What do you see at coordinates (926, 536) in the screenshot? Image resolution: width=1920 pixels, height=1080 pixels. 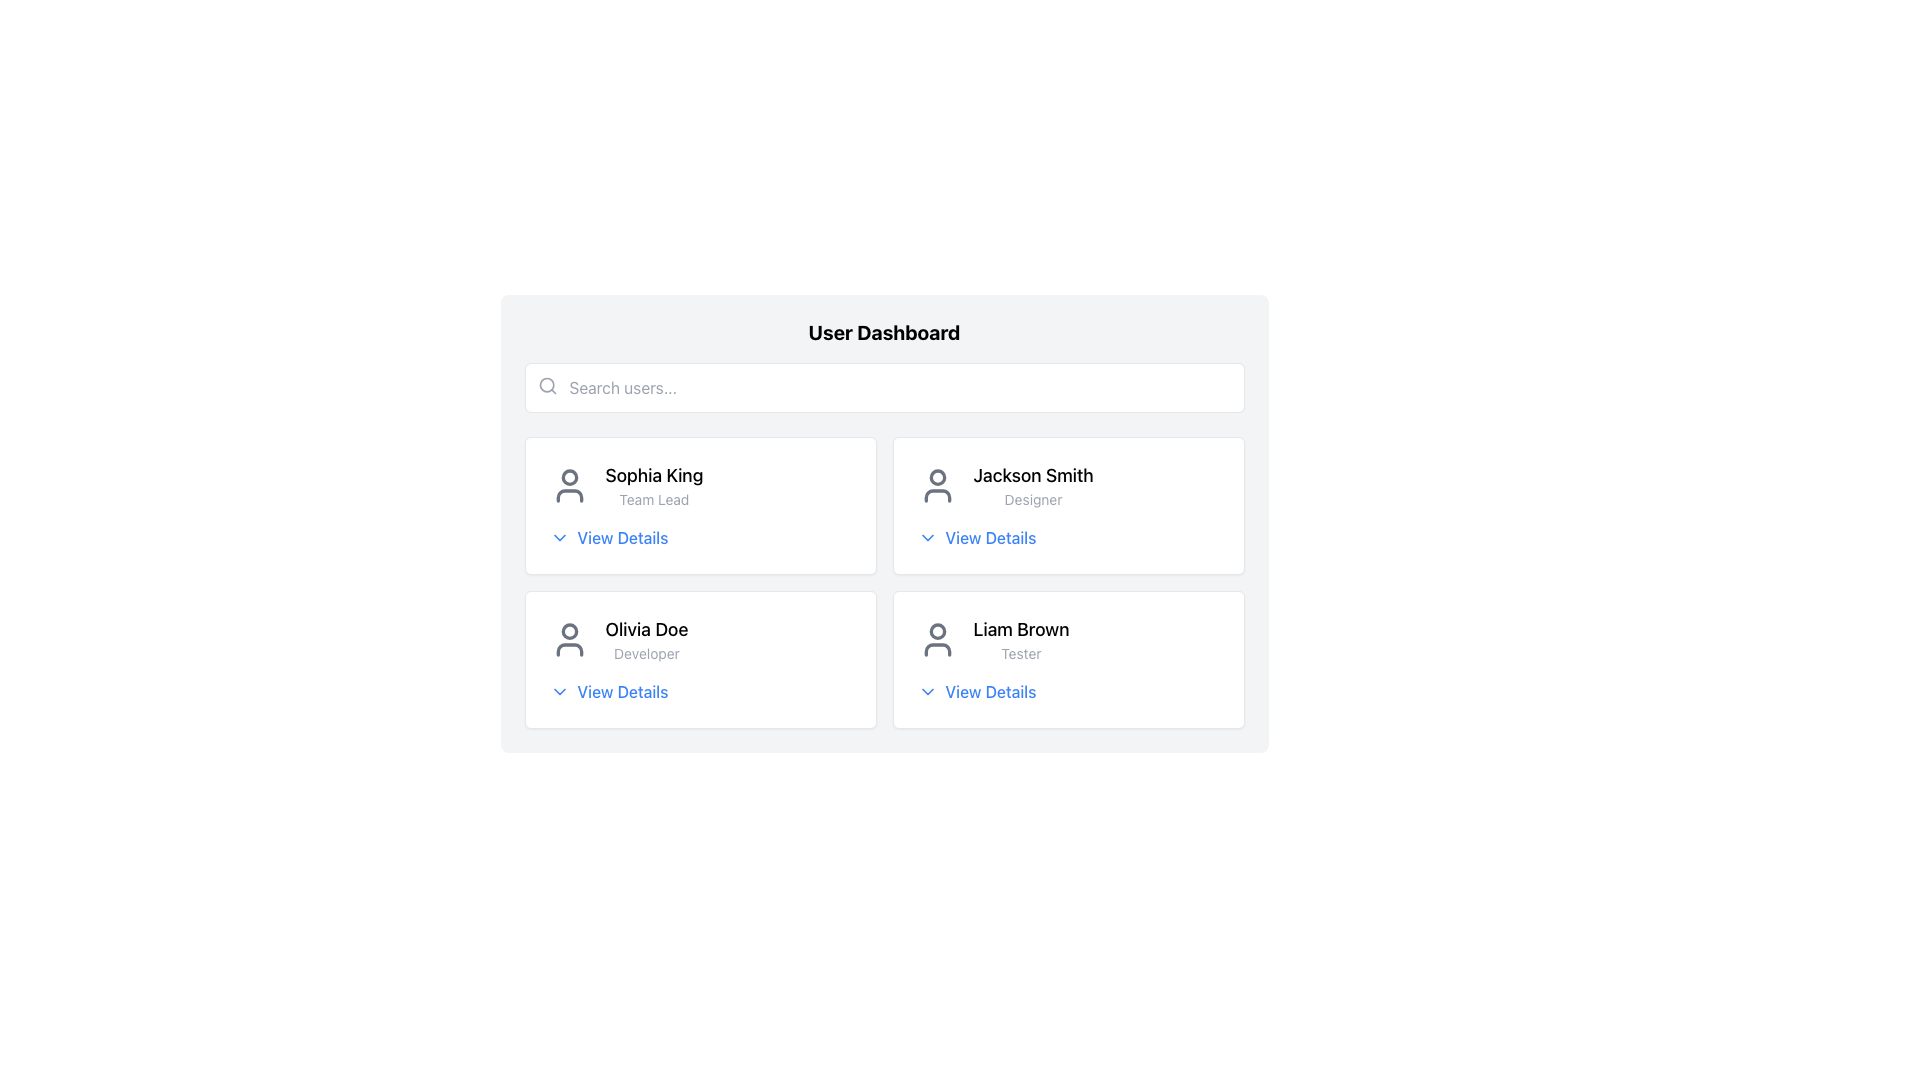 I see `the downward-pointing chevron icon associated with the 'View Details' link for the 'Jackson Smith' card, located in the upper-right quadrant of the interface` at bounding box center [926, 536].